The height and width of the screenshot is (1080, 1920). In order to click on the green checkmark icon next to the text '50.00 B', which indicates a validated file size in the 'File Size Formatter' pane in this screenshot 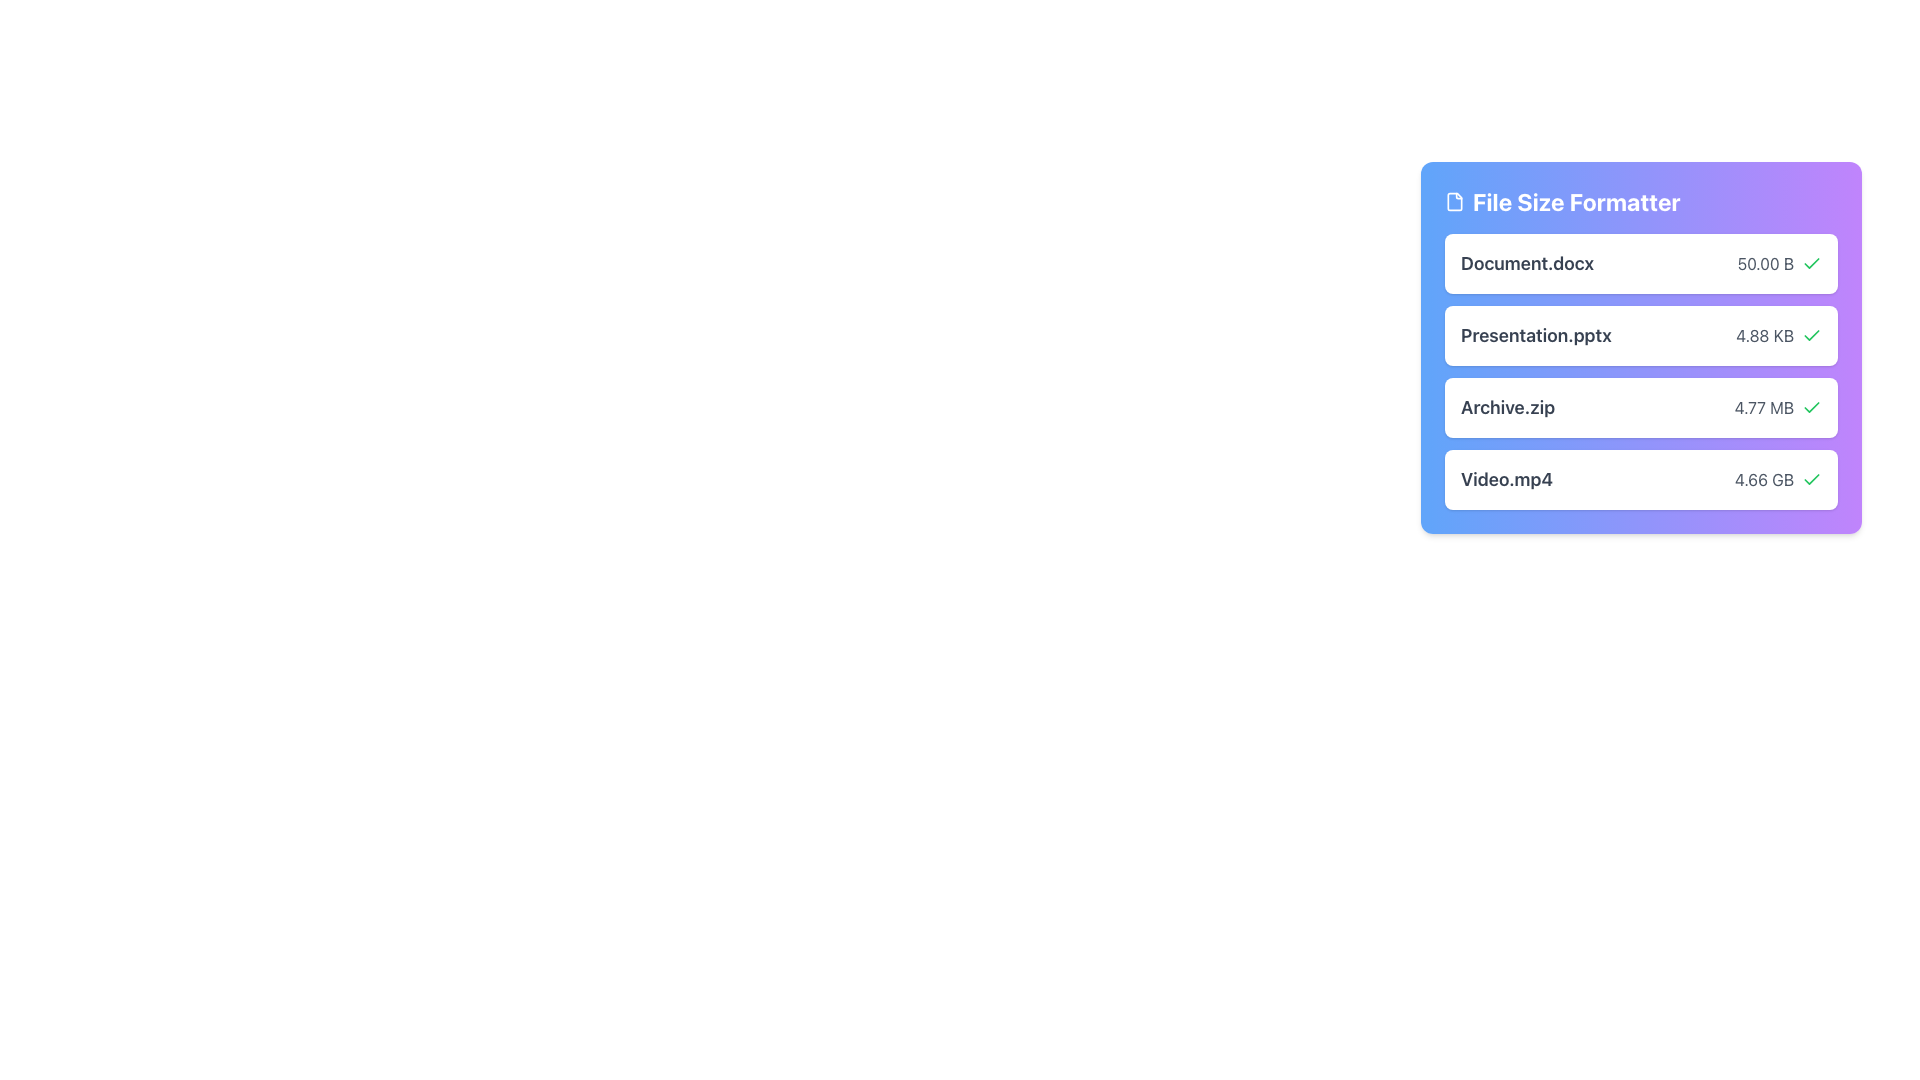, I will do `click(1779, 262)`.